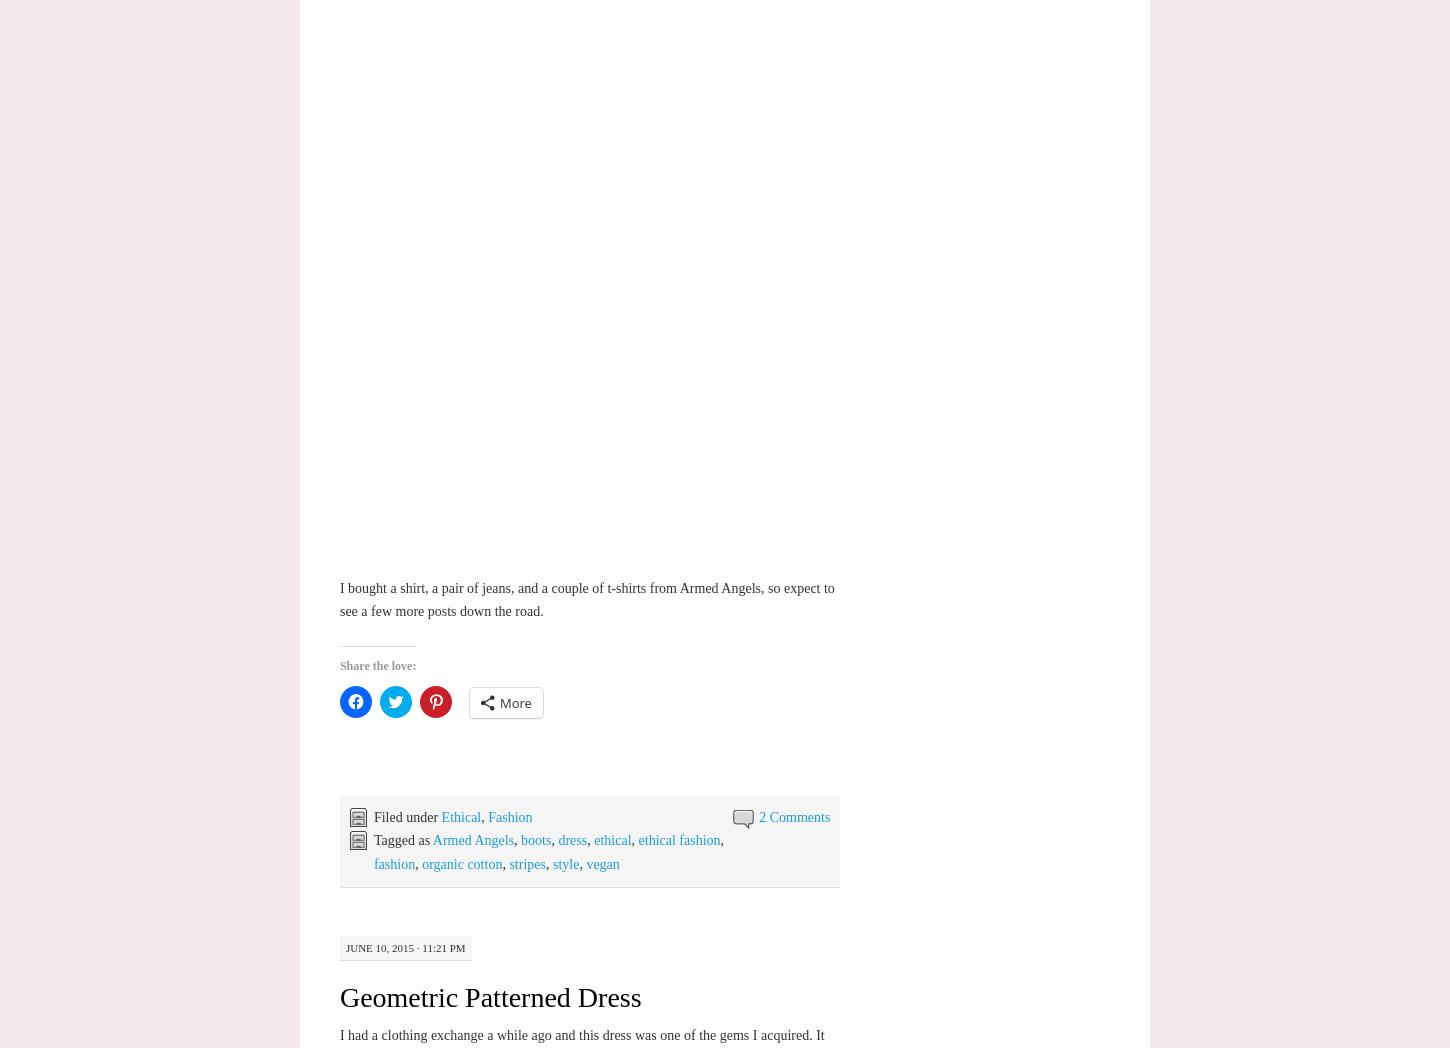 Image resolution: width=1450 pixels, height=1048 pixels. I want to click on 'More', so click(515, 700).